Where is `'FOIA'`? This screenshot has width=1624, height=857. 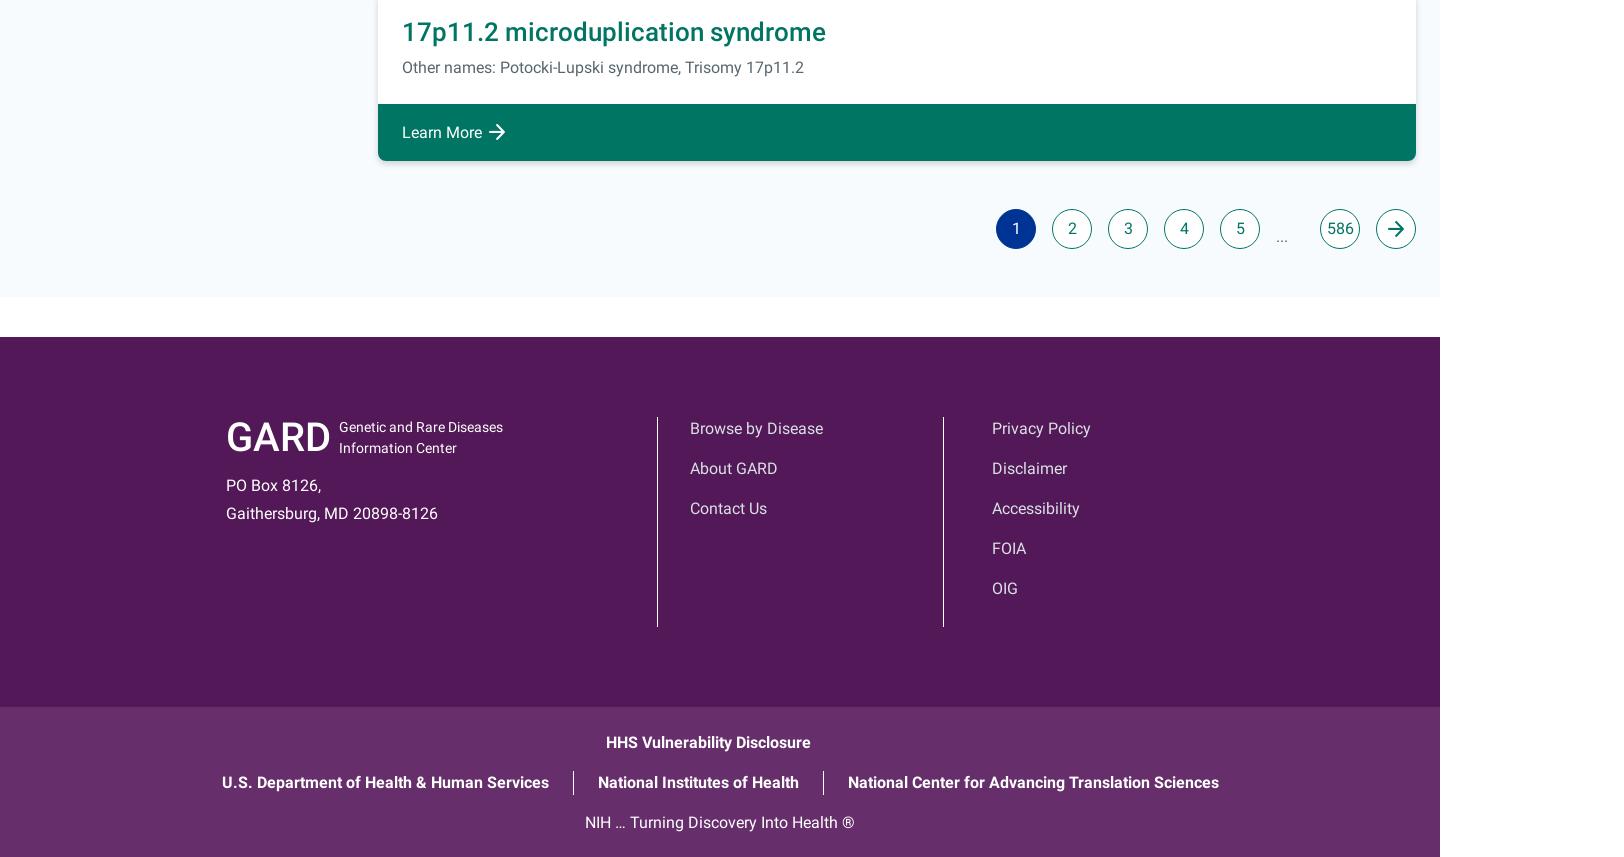 'FOIA' is located at coordinates (991, 547).